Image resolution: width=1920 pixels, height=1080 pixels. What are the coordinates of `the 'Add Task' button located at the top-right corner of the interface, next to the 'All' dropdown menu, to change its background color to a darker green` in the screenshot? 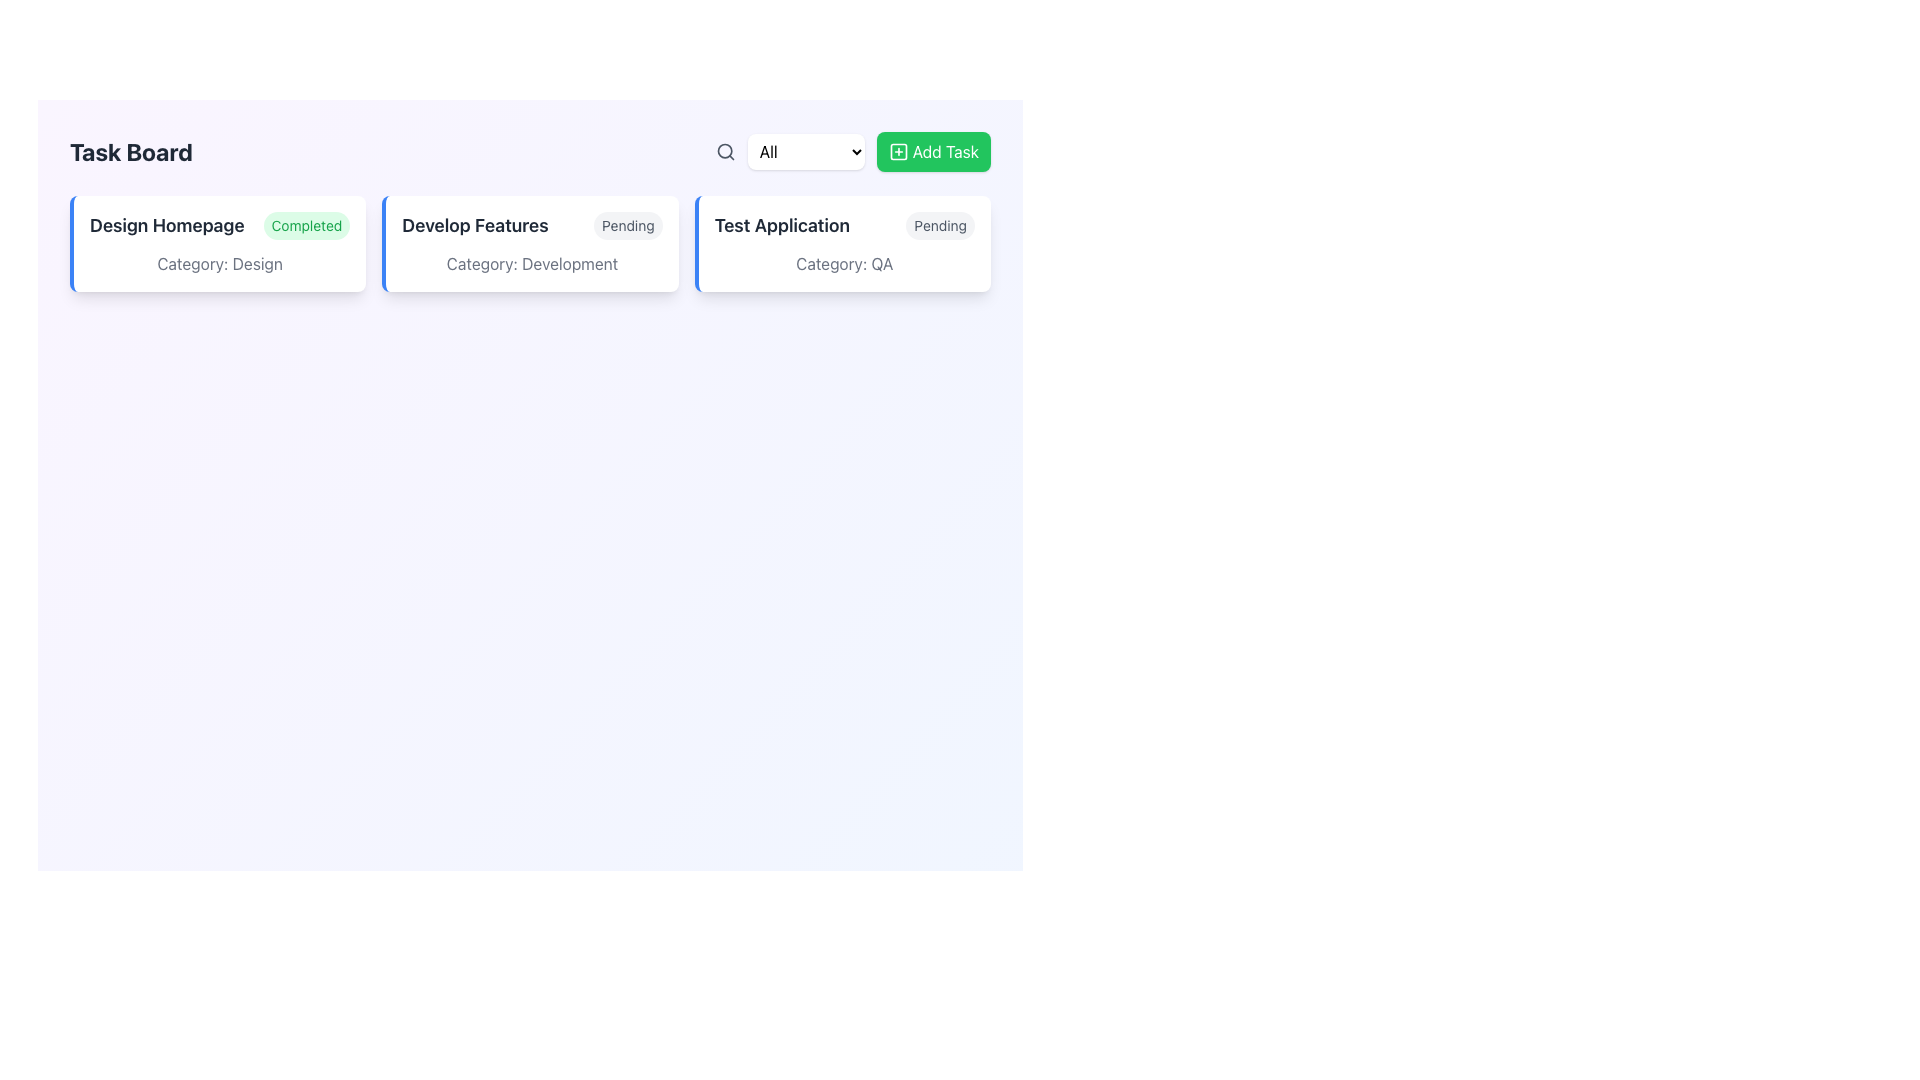 It's located at (932, 150).